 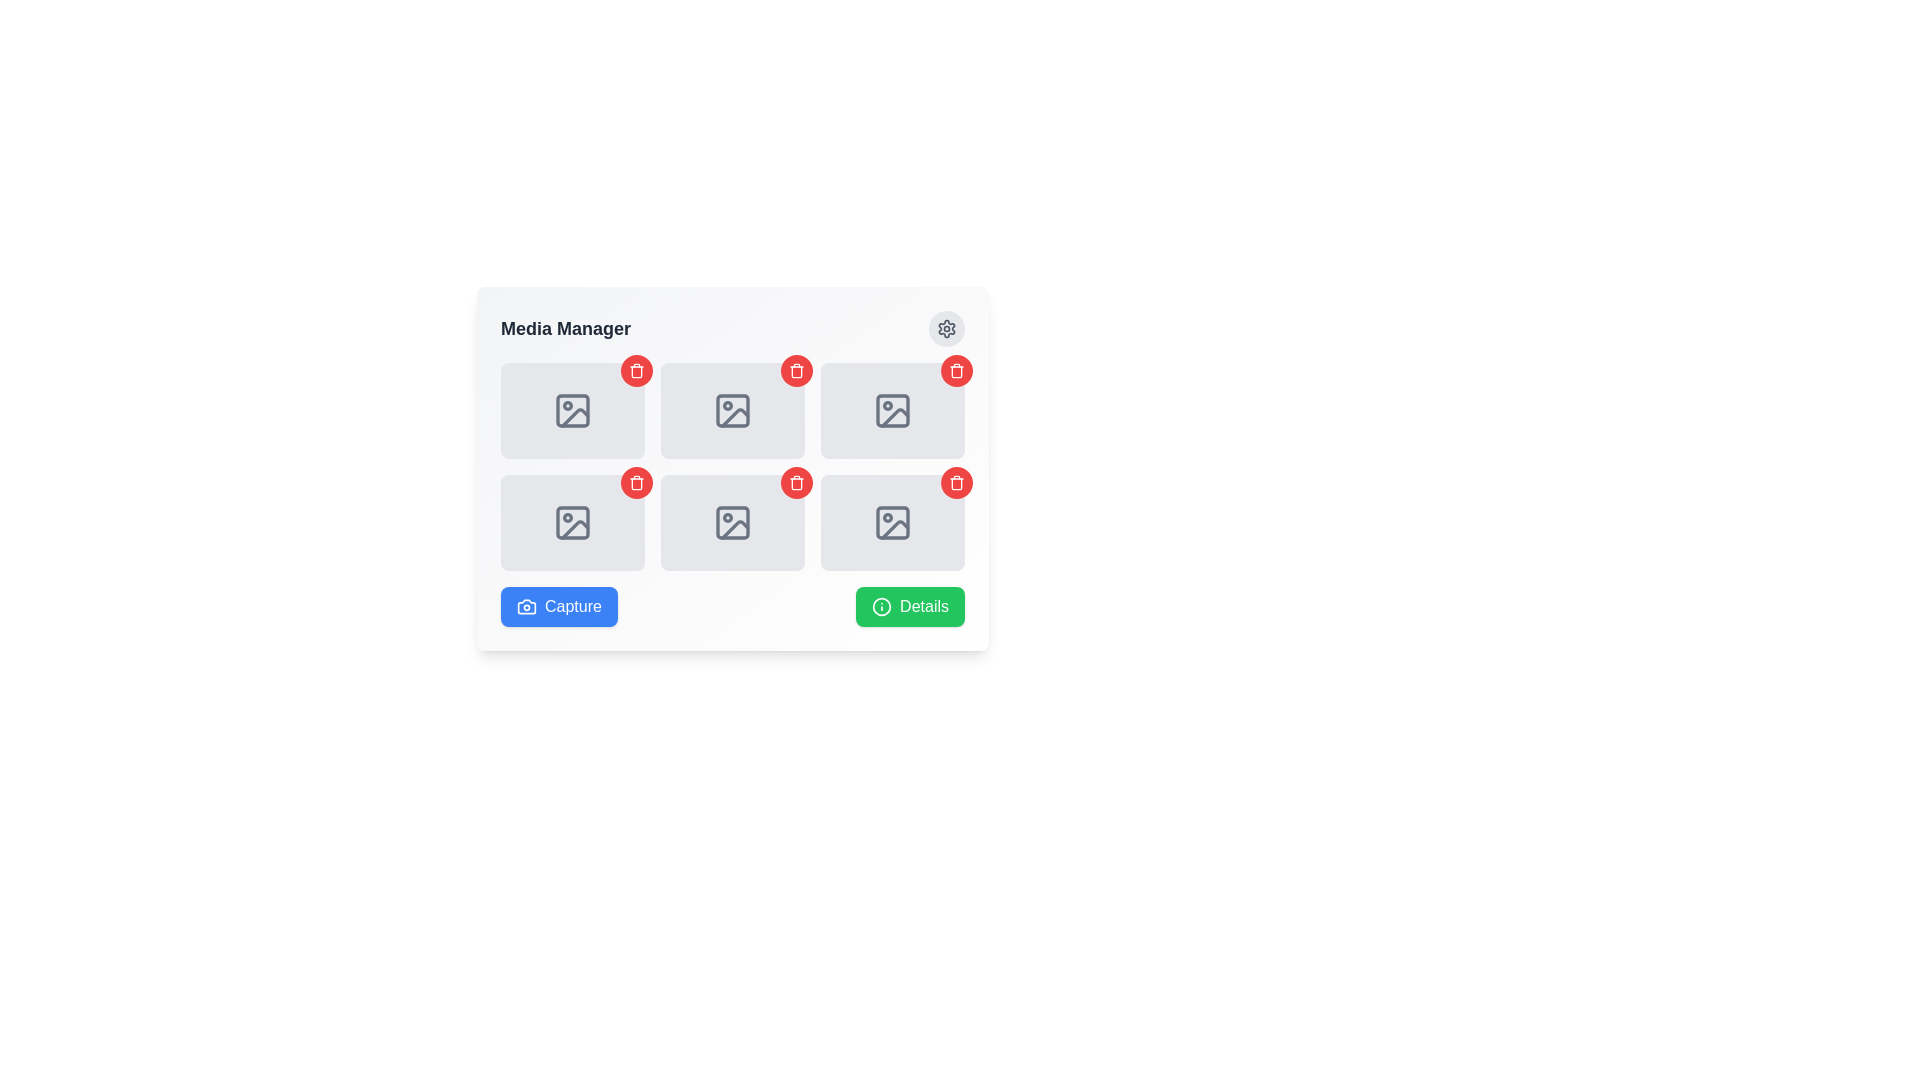 What do you see at coordinates (891, 522) in the screenshot?
I see `the media tile located in the third row and third column of the grid` at bounding box center [891, 522].